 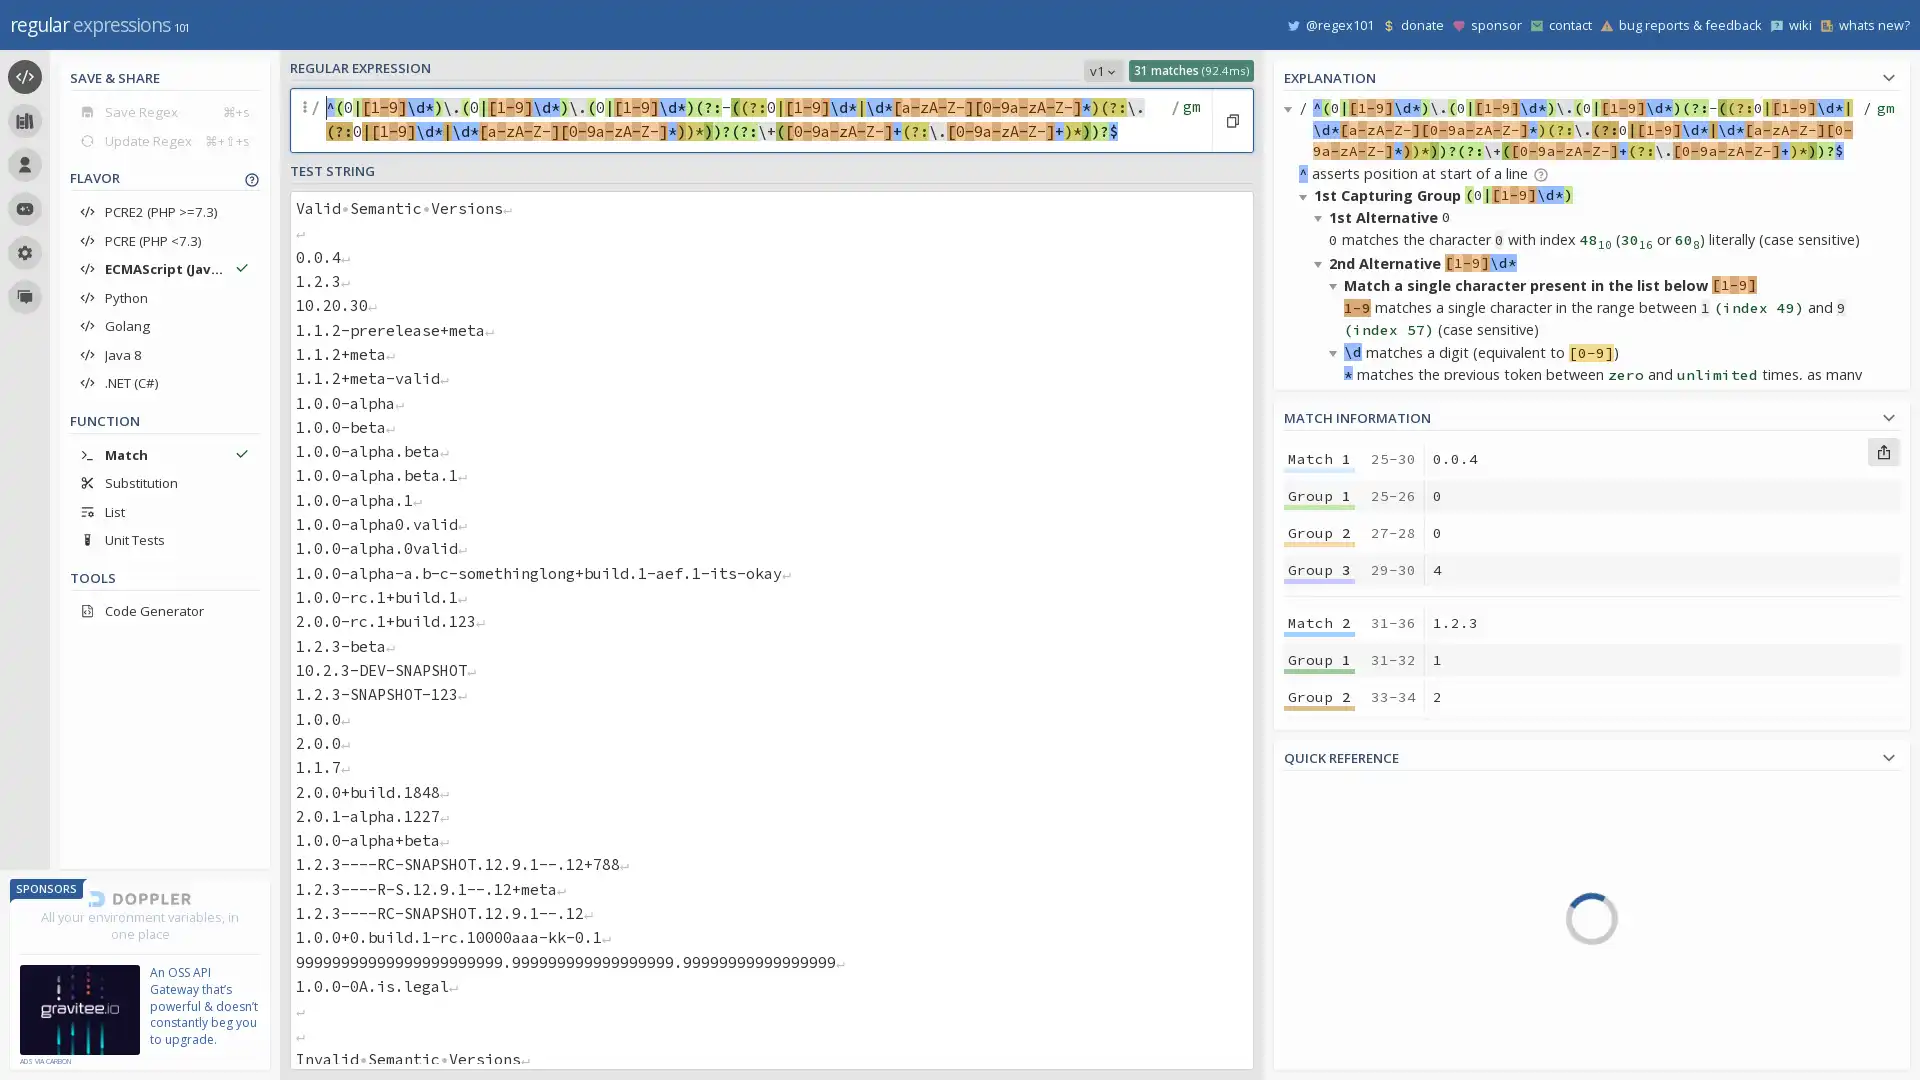 What do you see at coordinates (1691, 1019) in the screenshot?
I see `Any non-whitespace character \S` at bounding box center [1691, 1019].